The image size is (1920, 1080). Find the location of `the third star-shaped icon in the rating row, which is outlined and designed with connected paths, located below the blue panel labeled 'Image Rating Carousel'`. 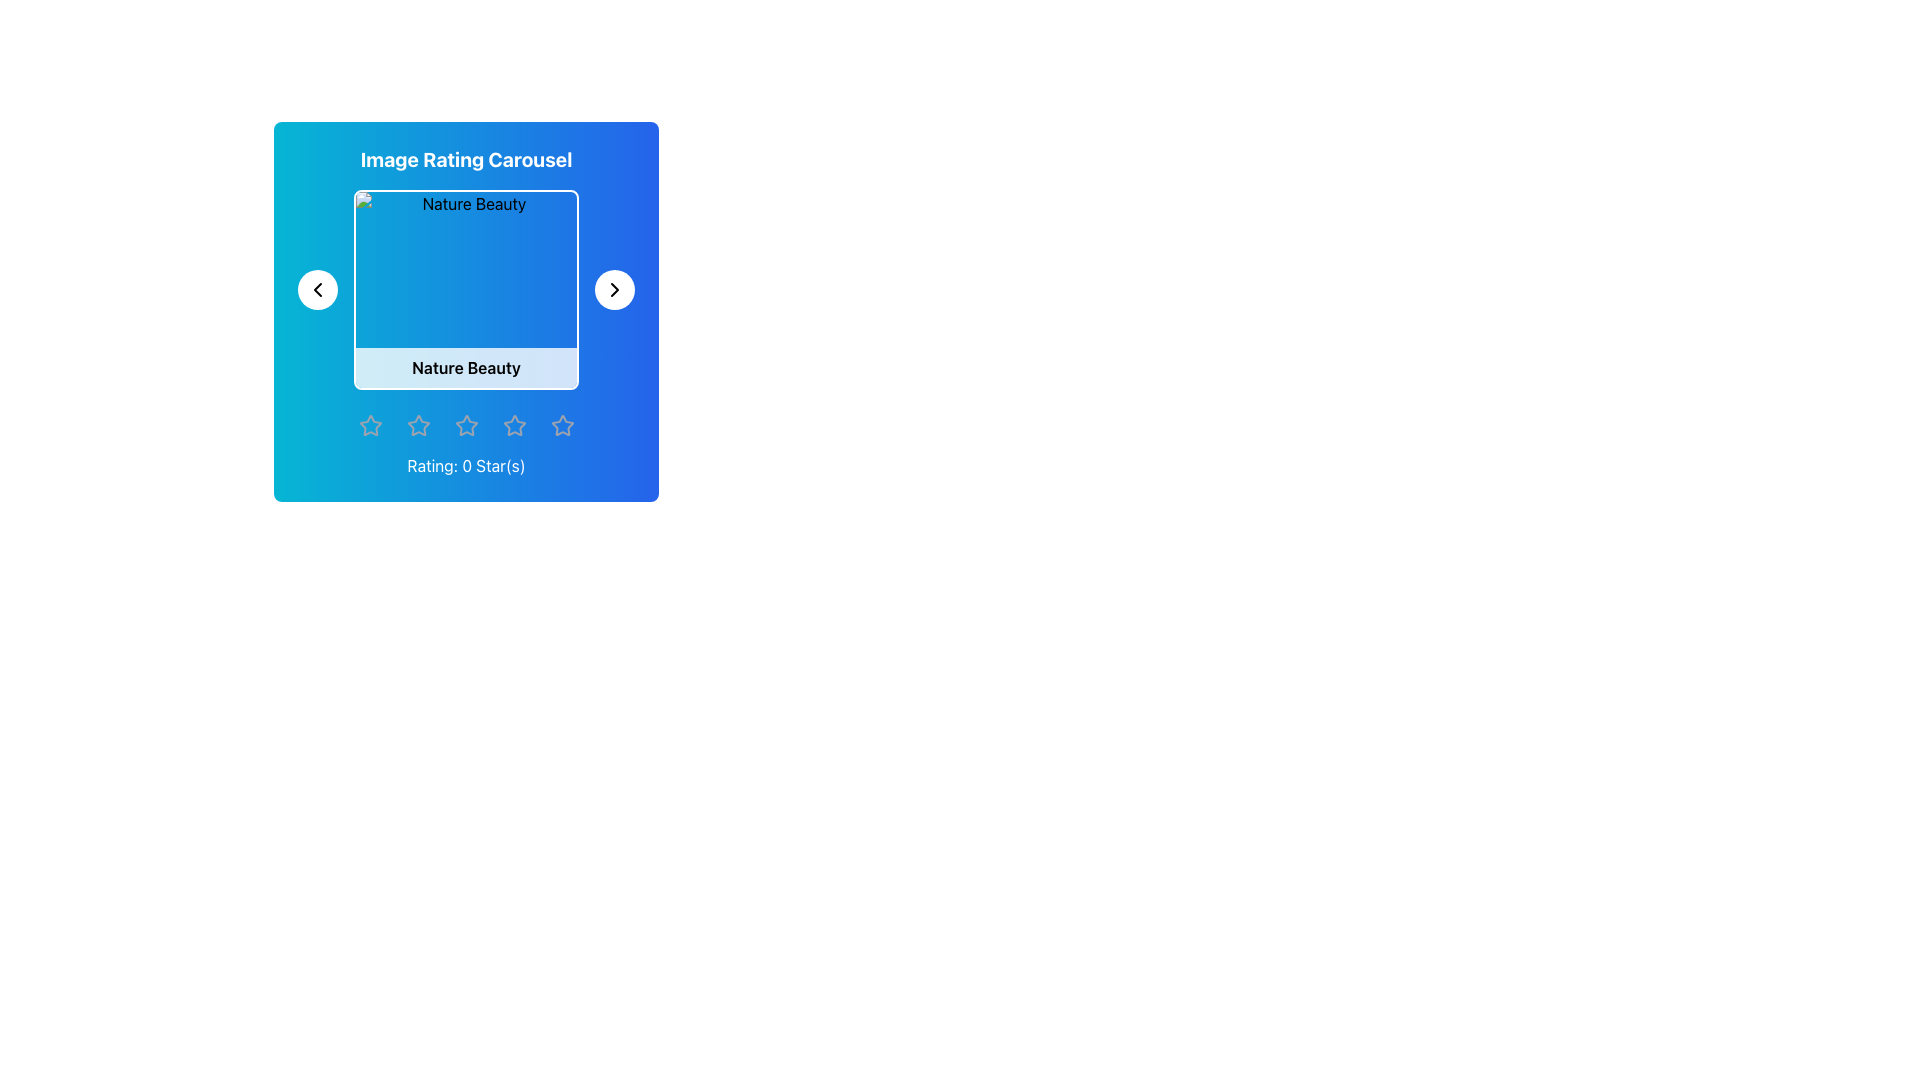

the third star-shaped icon in the rating row, which is outlined and designed with connected paths, located below the blue panel labeled 'Image Rating Carousel' is located at coordinates (465, 424).